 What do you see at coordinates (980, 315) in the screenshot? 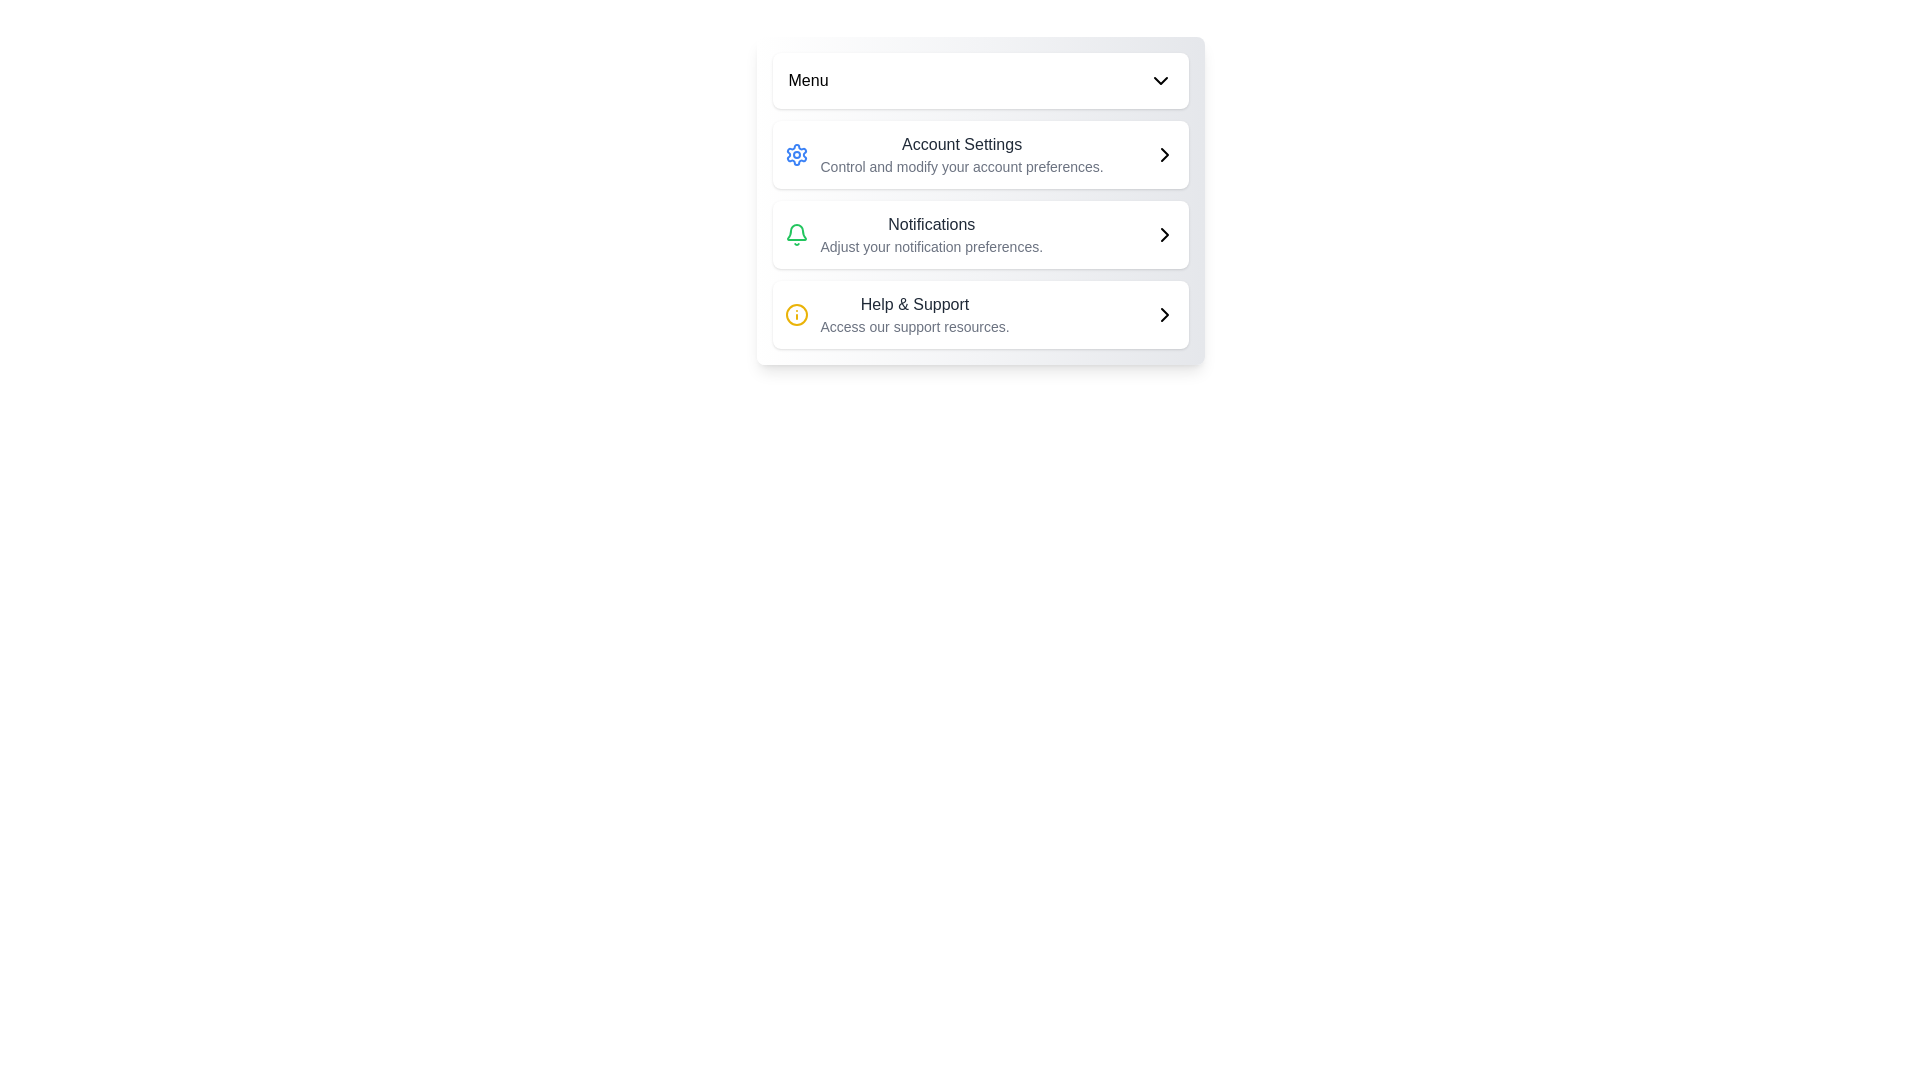
I see `the 'Help & Support' button element` at bounding box center [980, 315].